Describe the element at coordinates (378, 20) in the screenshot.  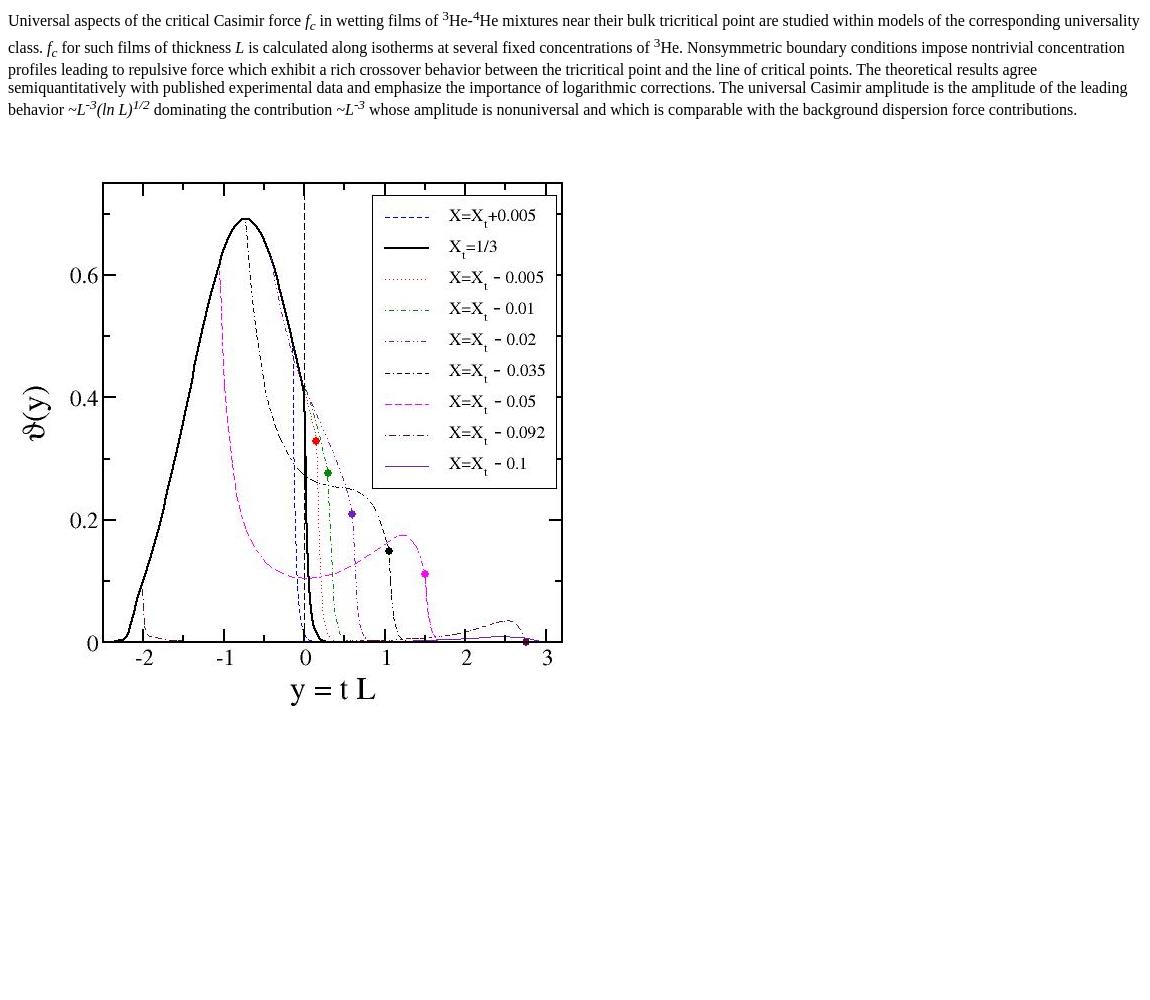
I see `'in wetting
films of'` at that location.